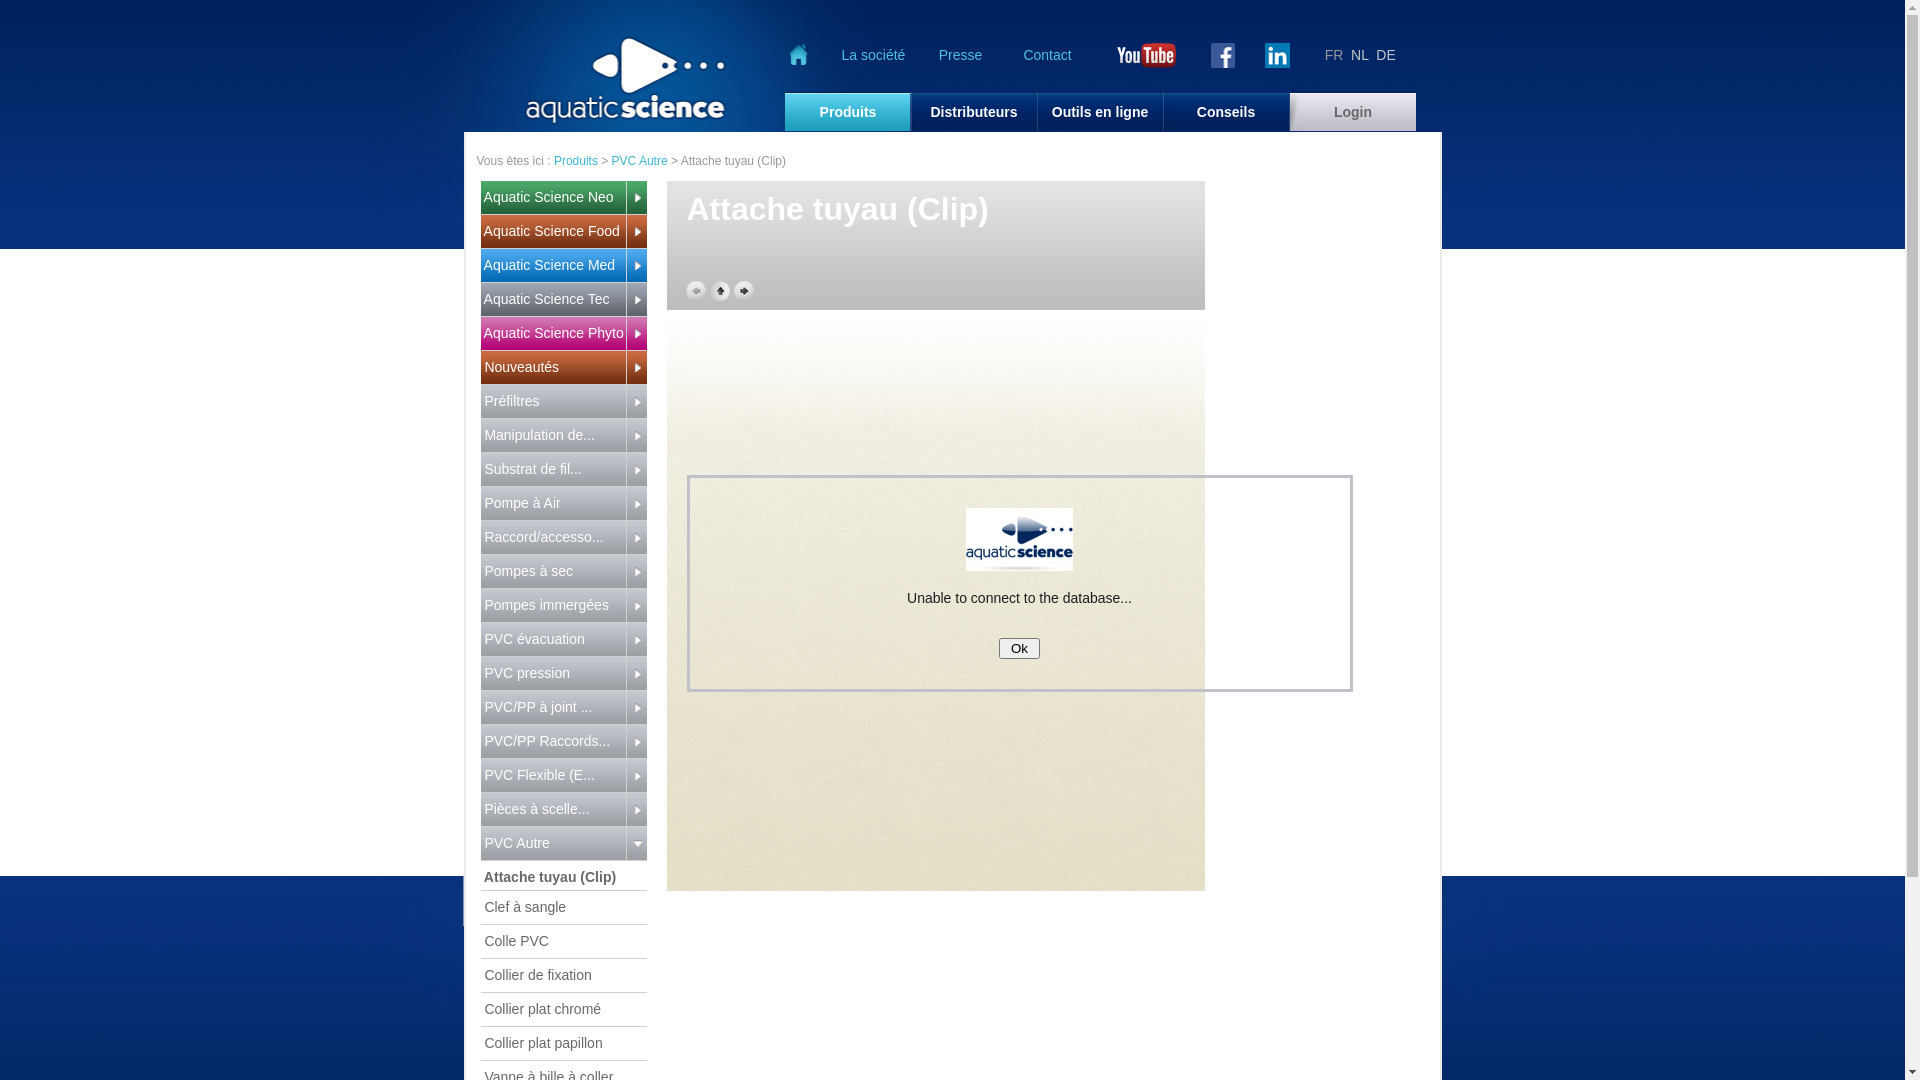  What do you see at coordinates (552, 333) in the screenshot?
I see `' Aquatic Science Phyto'` at bounding box center [552, 333].